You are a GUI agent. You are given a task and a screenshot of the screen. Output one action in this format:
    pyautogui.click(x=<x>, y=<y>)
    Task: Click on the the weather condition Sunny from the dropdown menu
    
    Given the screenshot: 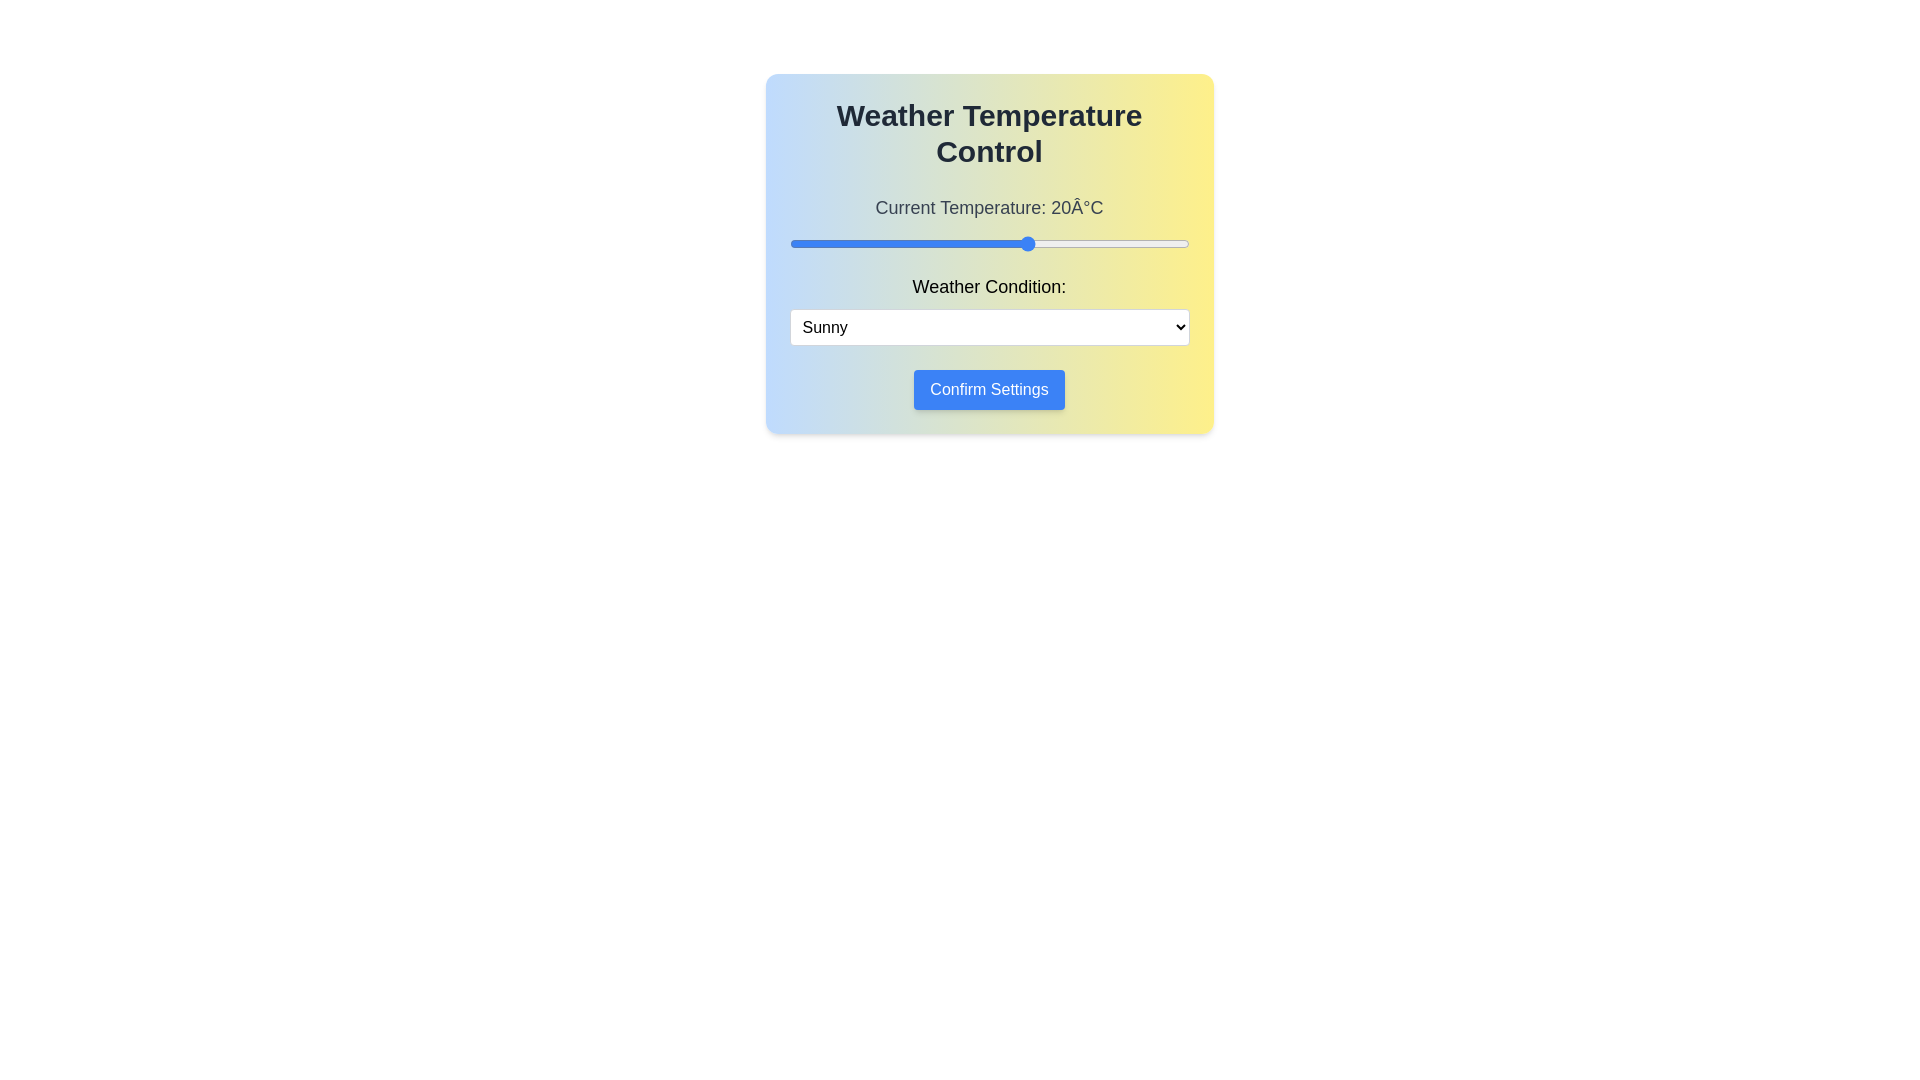 What is the action you would take?
    pyautogui.click(x=989, y=326)
    